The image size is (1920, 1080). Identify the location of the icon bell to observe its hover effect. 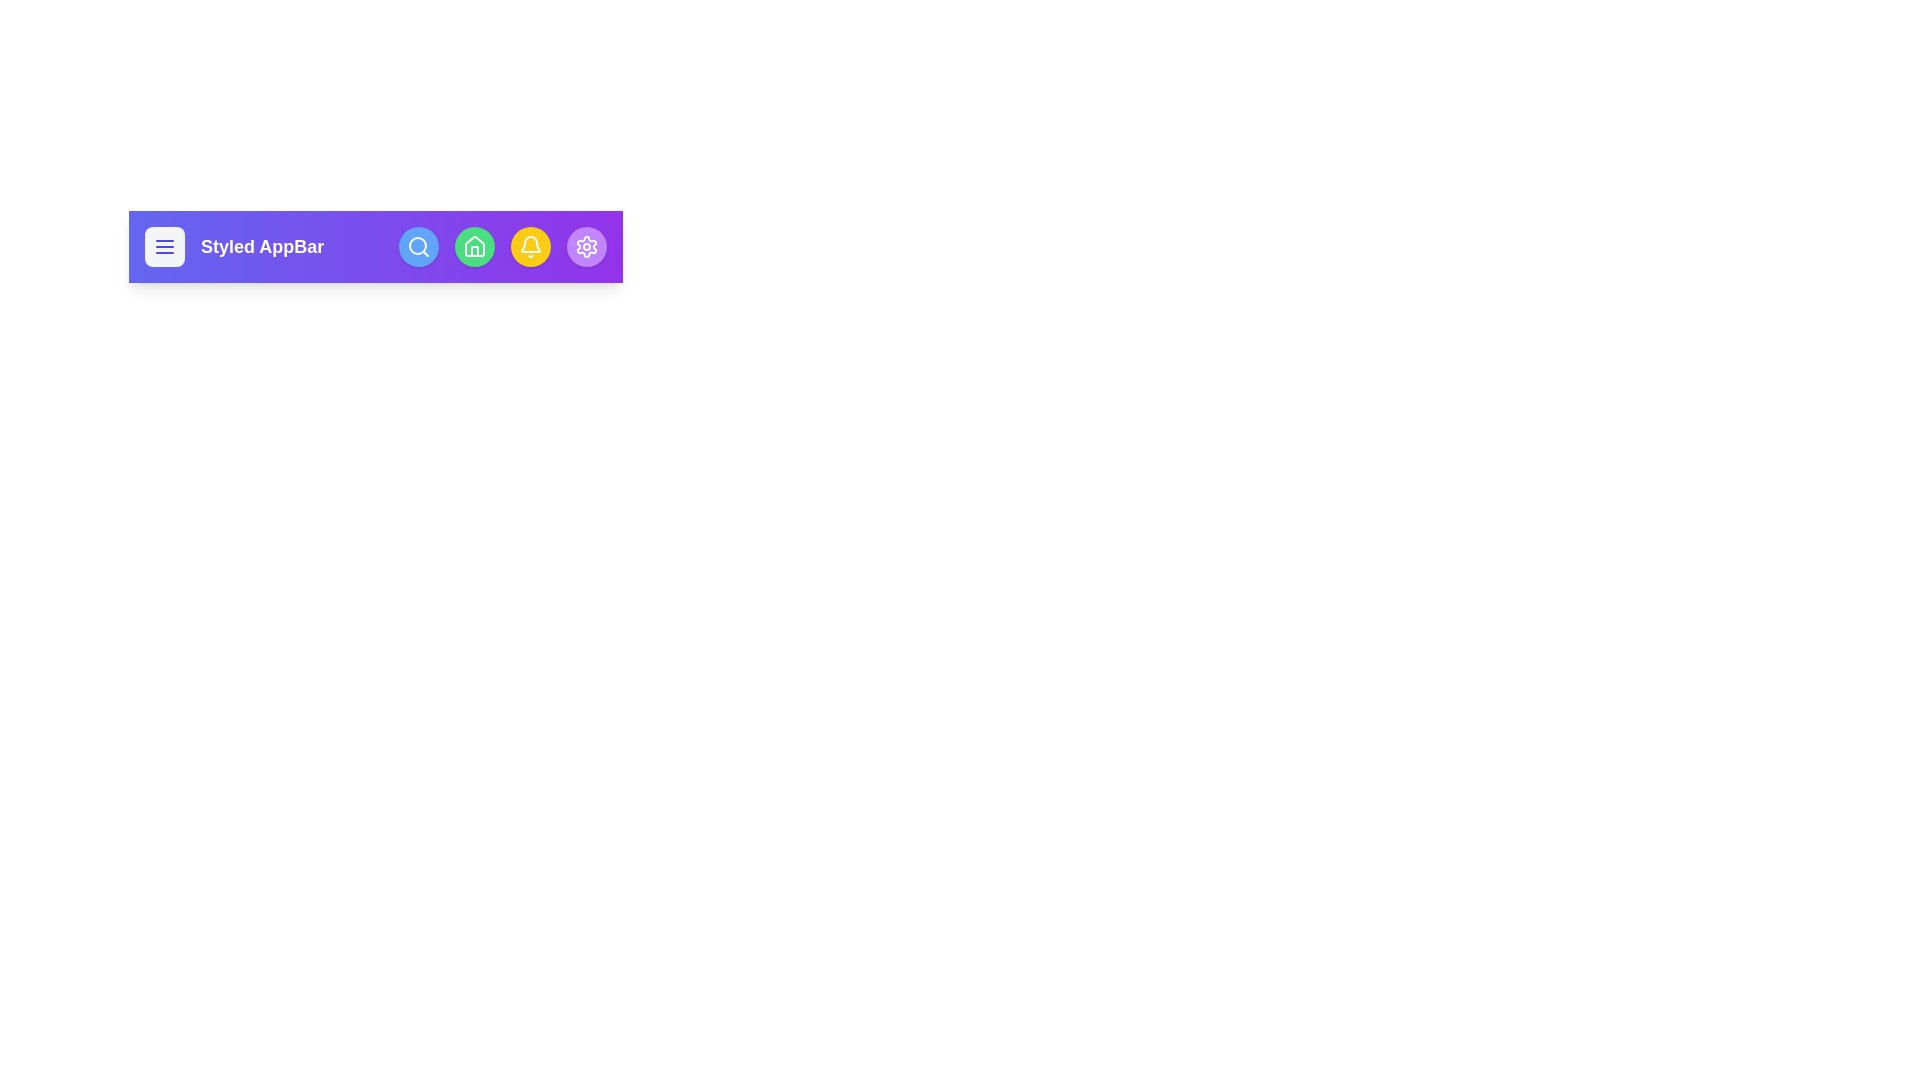
(531, 245).